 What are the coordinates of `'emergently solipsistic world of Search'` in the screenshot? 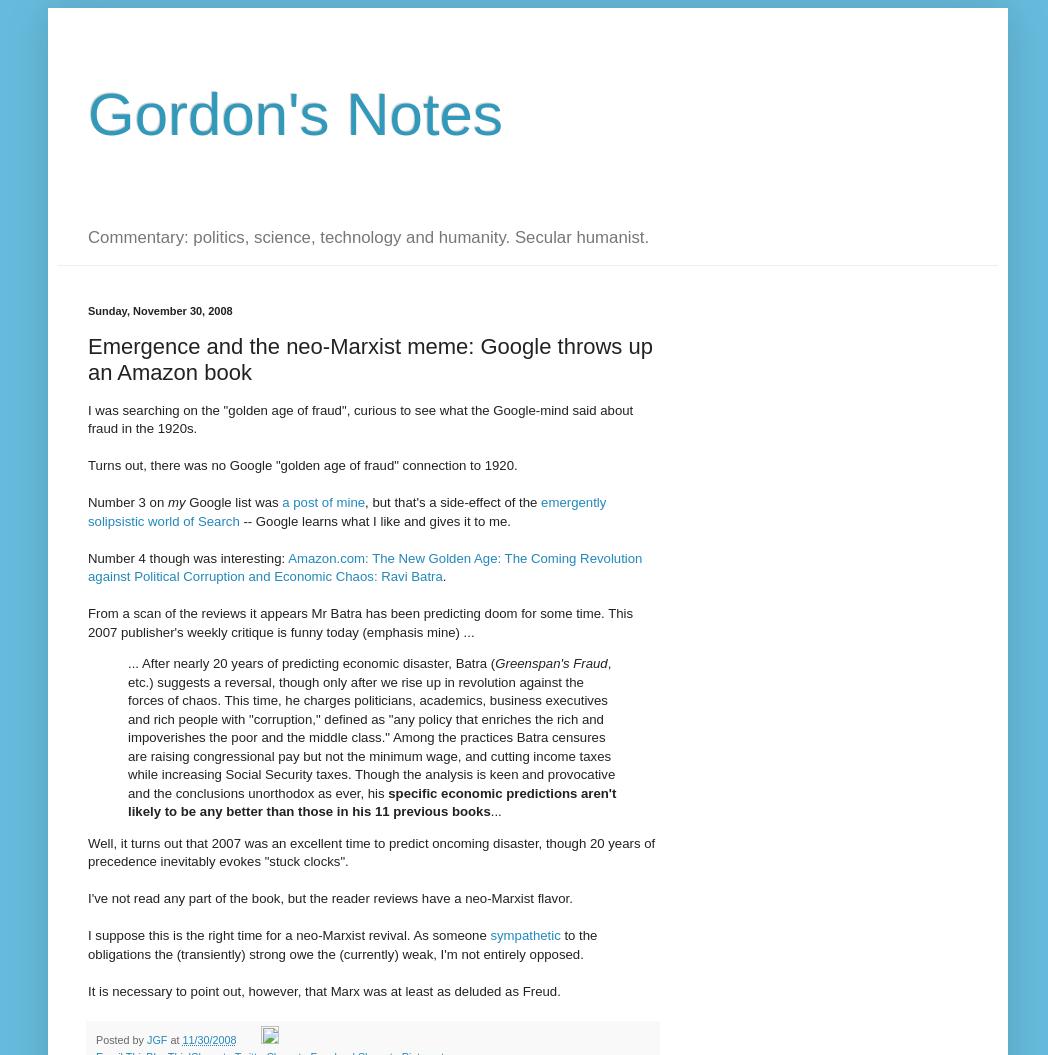 It's located at (346, 511).